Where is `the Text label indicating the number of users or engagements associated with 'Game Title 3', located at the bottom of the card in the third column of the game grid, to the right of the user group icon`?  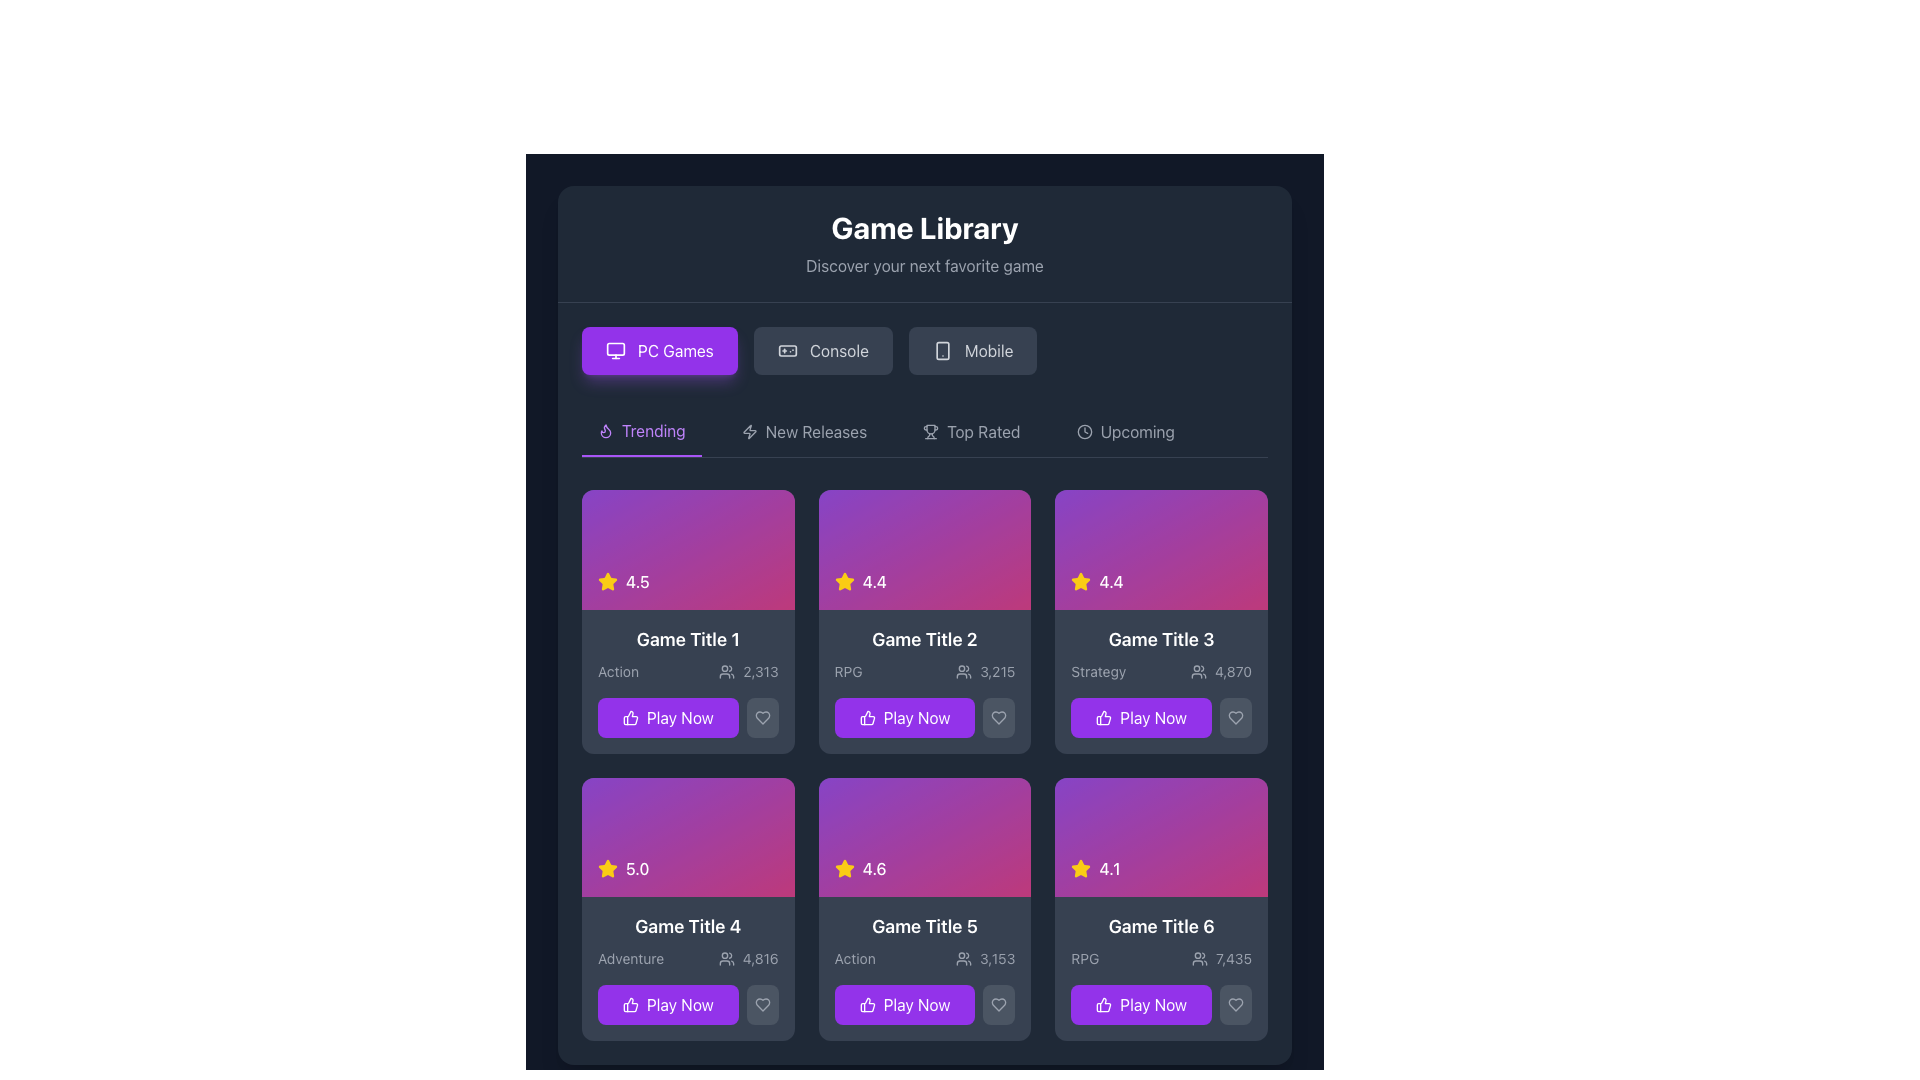
the Text label indicating the number of users or engagements associated with 'Game Title 3', located at the bottom of the card in the third column of the game grid, to the right of the user group icon is located at coordinates (1232, 671).